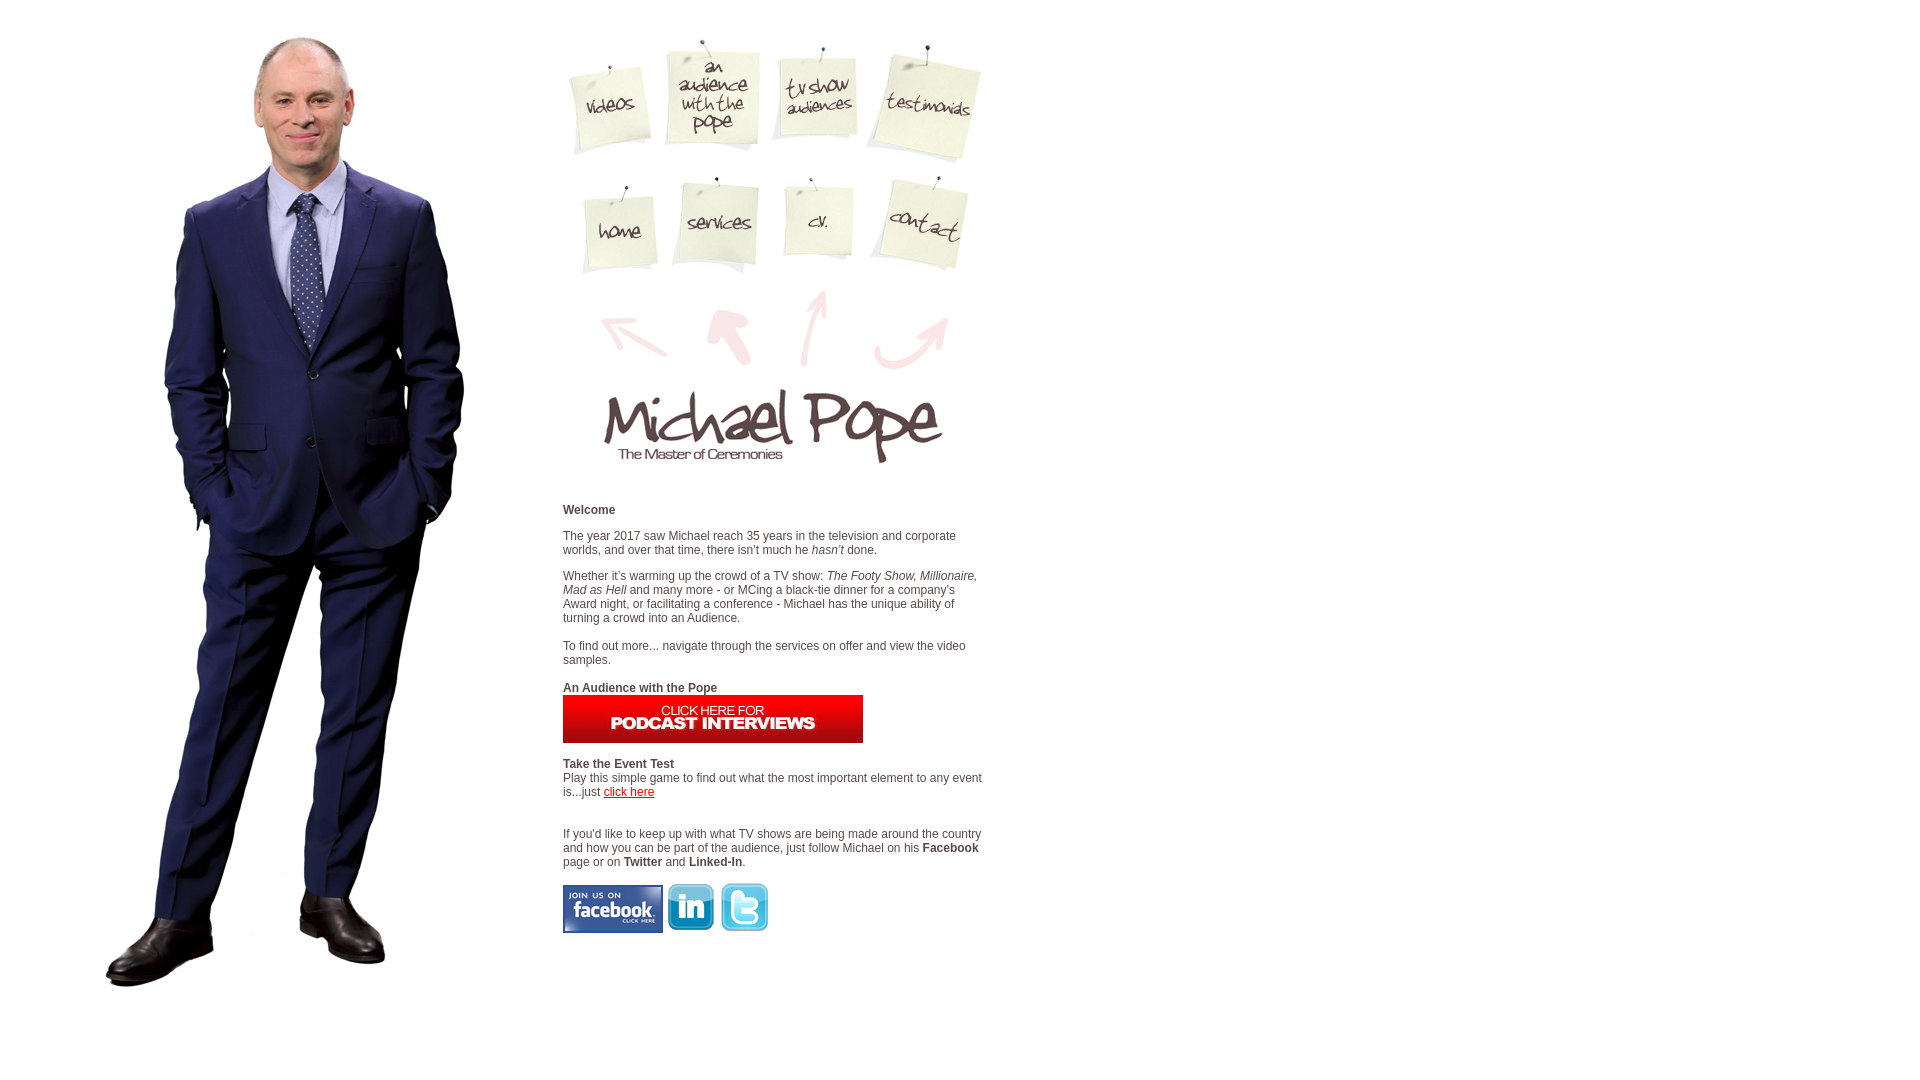 The width and height of the screenshot is (1920, 1080). I want to click on 'click here', so click(603, 790).